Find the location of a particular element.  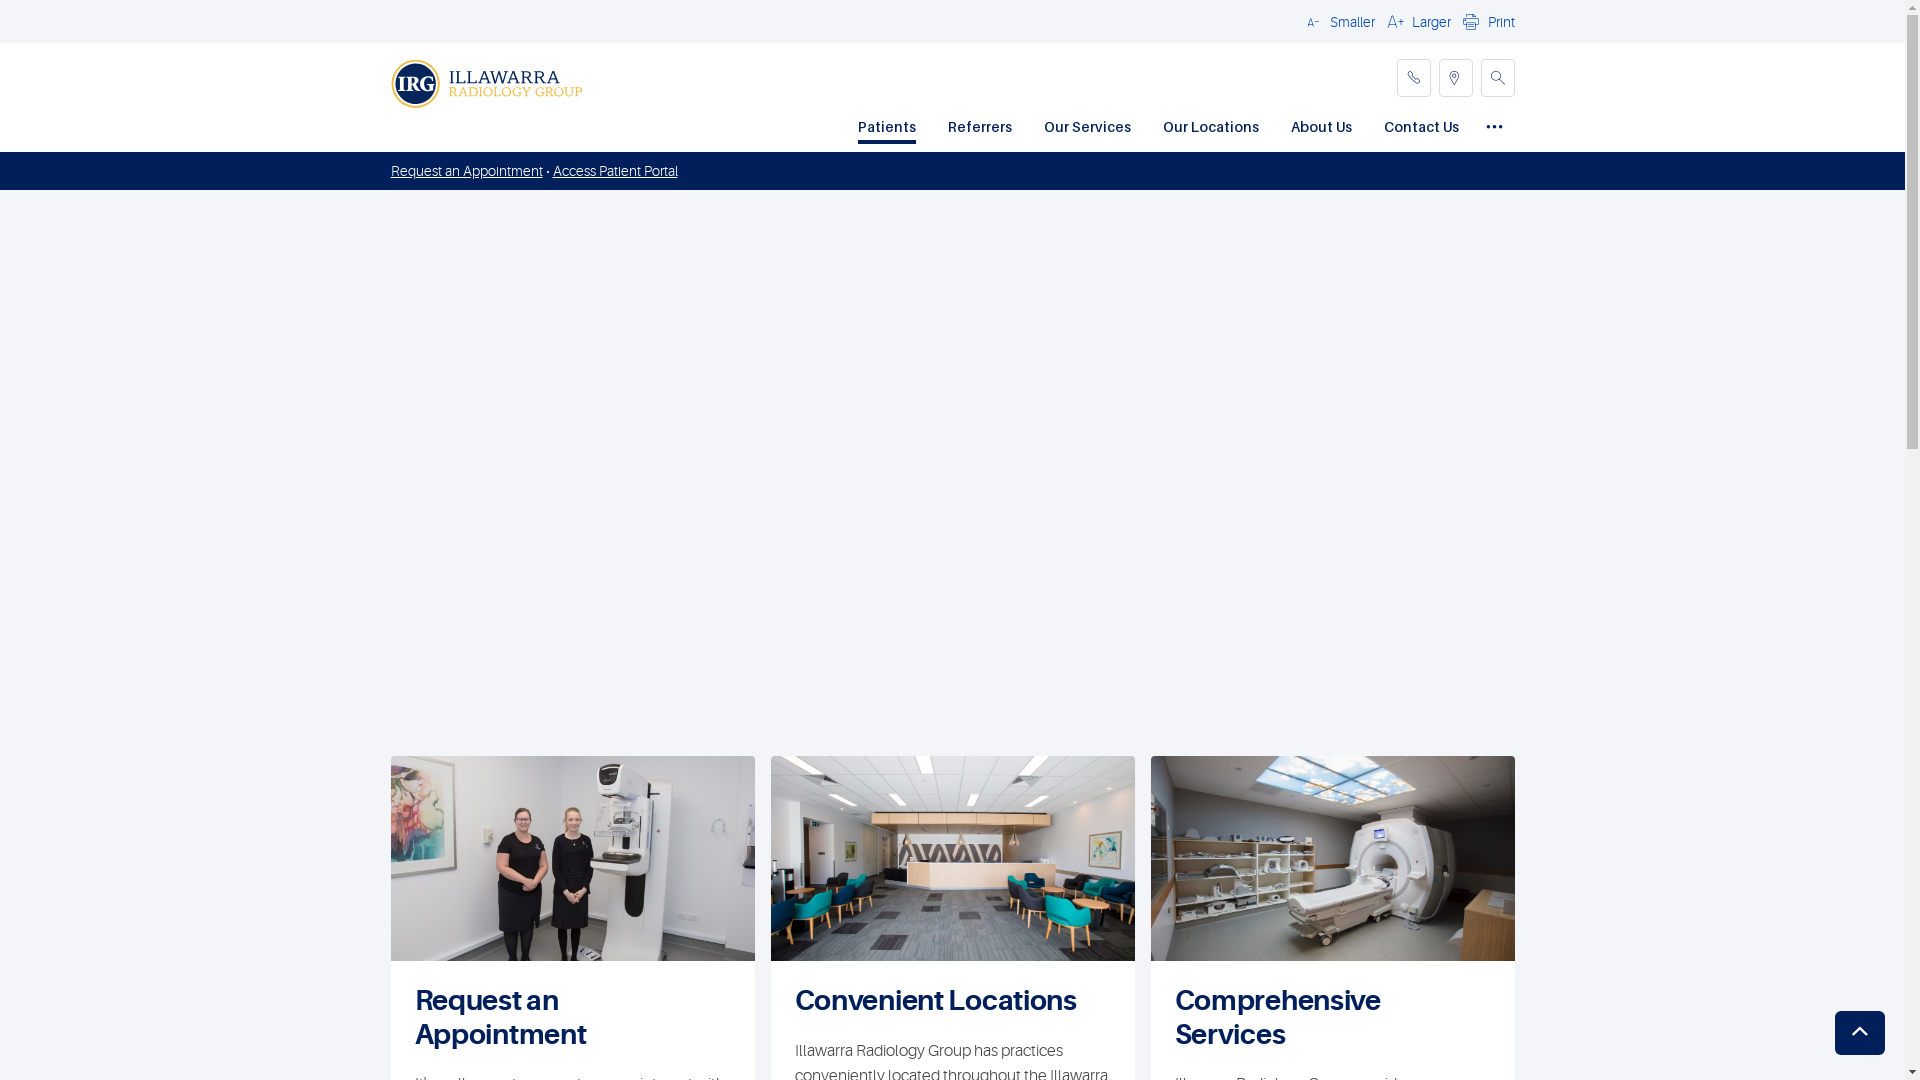

'Patients' is located at coordinates (886, 128).